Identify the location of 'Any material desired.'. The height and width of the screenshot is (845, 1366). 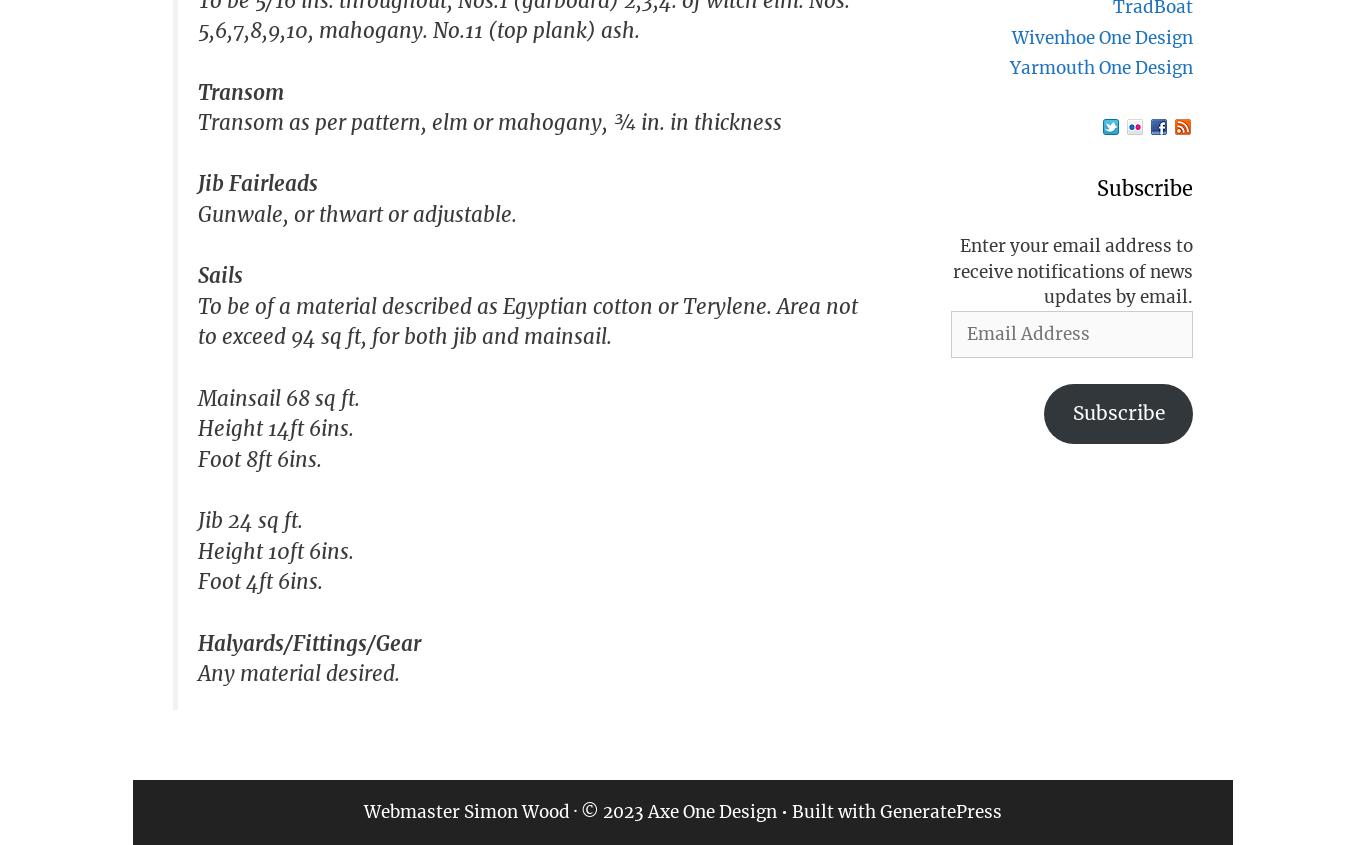
(299, 673).